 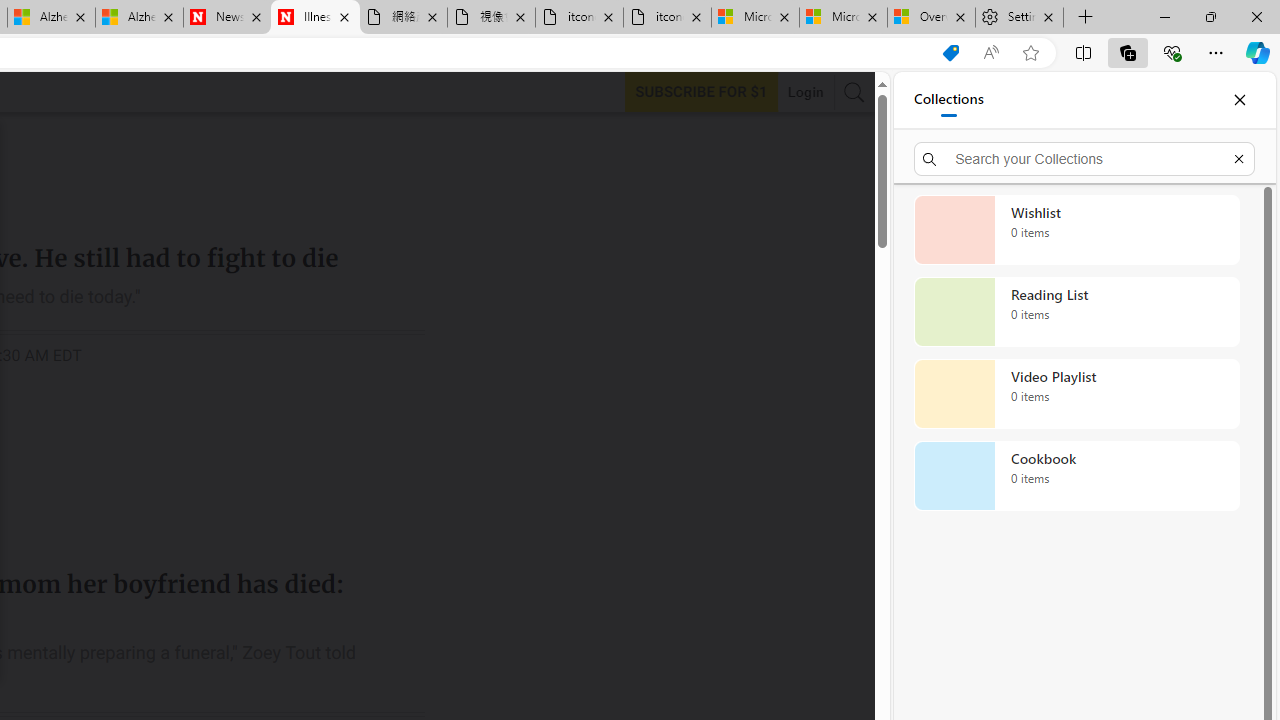 What do you see at coordinates (1209, 16) in the screenshot?
I see `'Restore'` at bounding box center [1209, 16].